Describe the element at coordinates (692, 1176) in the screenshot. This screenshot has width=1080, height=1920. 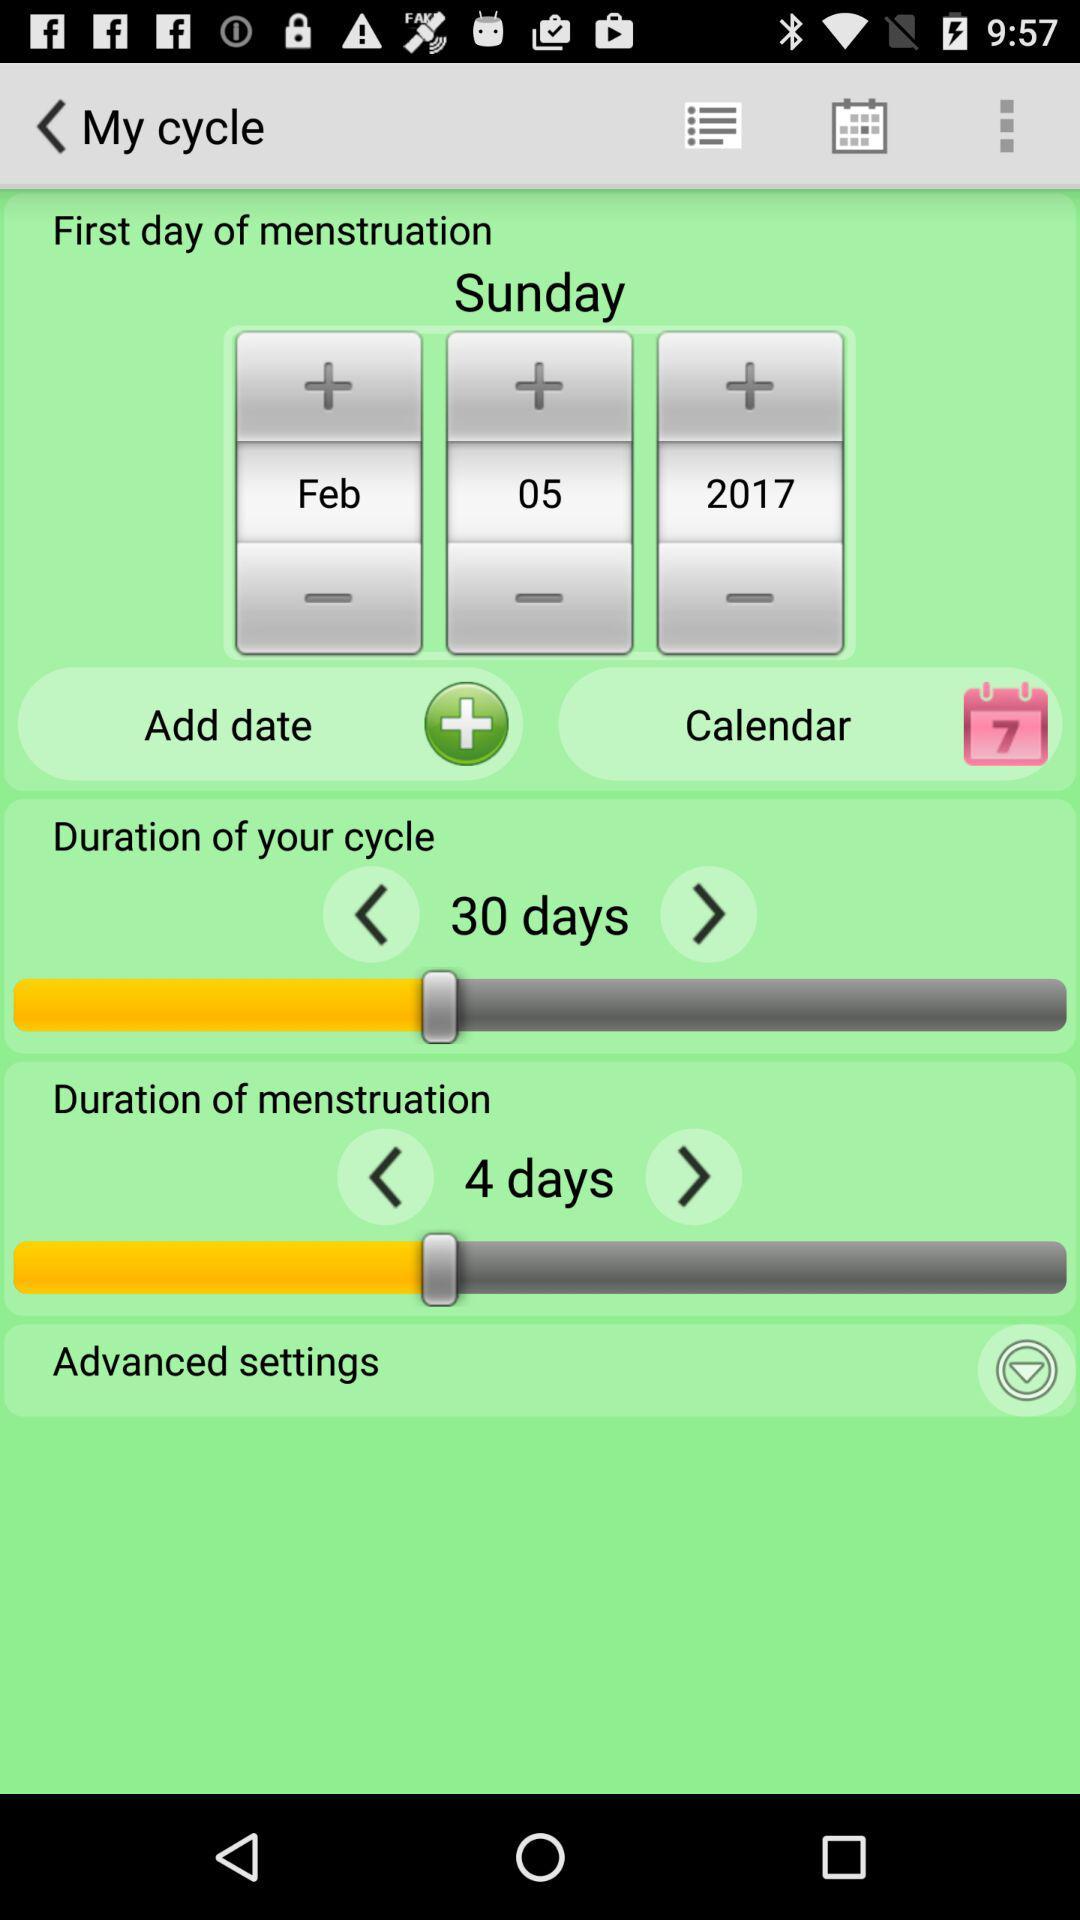
I see `next` at that location.